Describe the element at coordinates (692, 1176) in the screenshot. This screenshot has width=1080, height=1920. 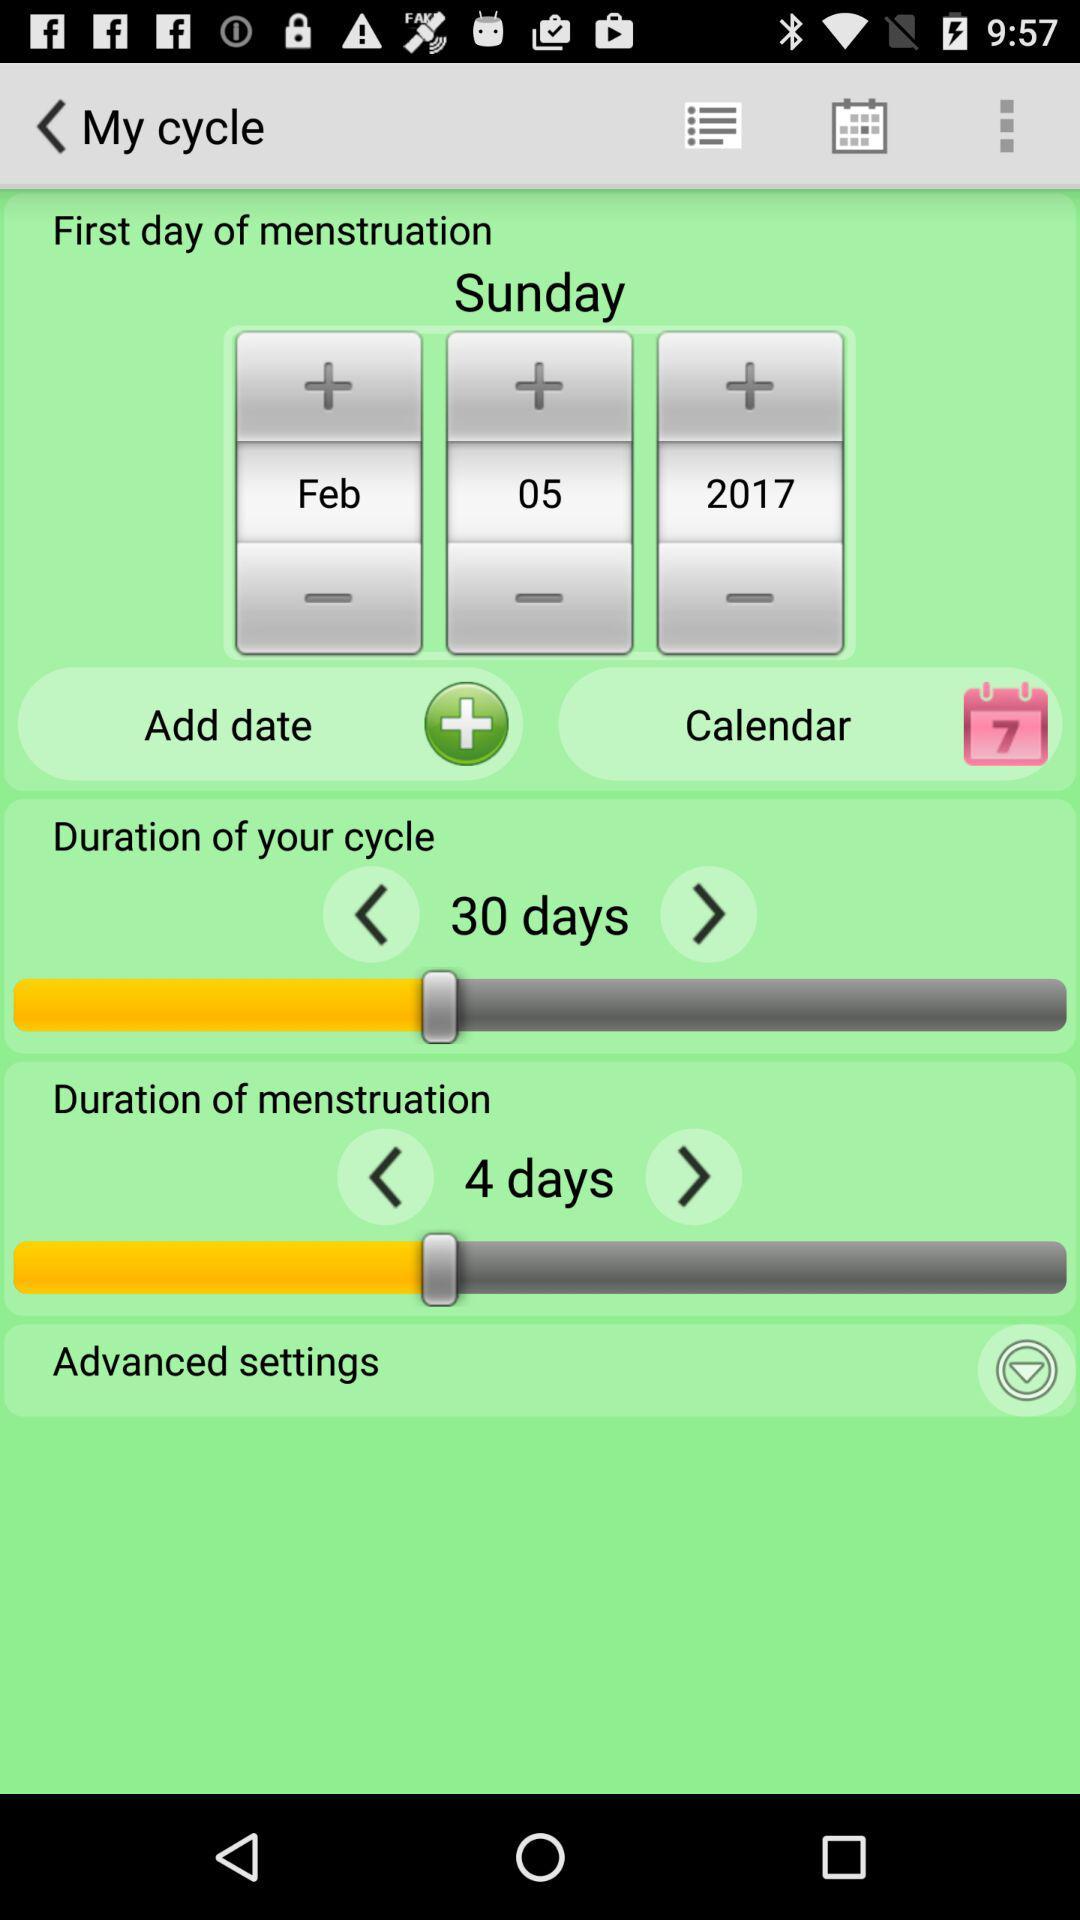
I see `next` at that location.